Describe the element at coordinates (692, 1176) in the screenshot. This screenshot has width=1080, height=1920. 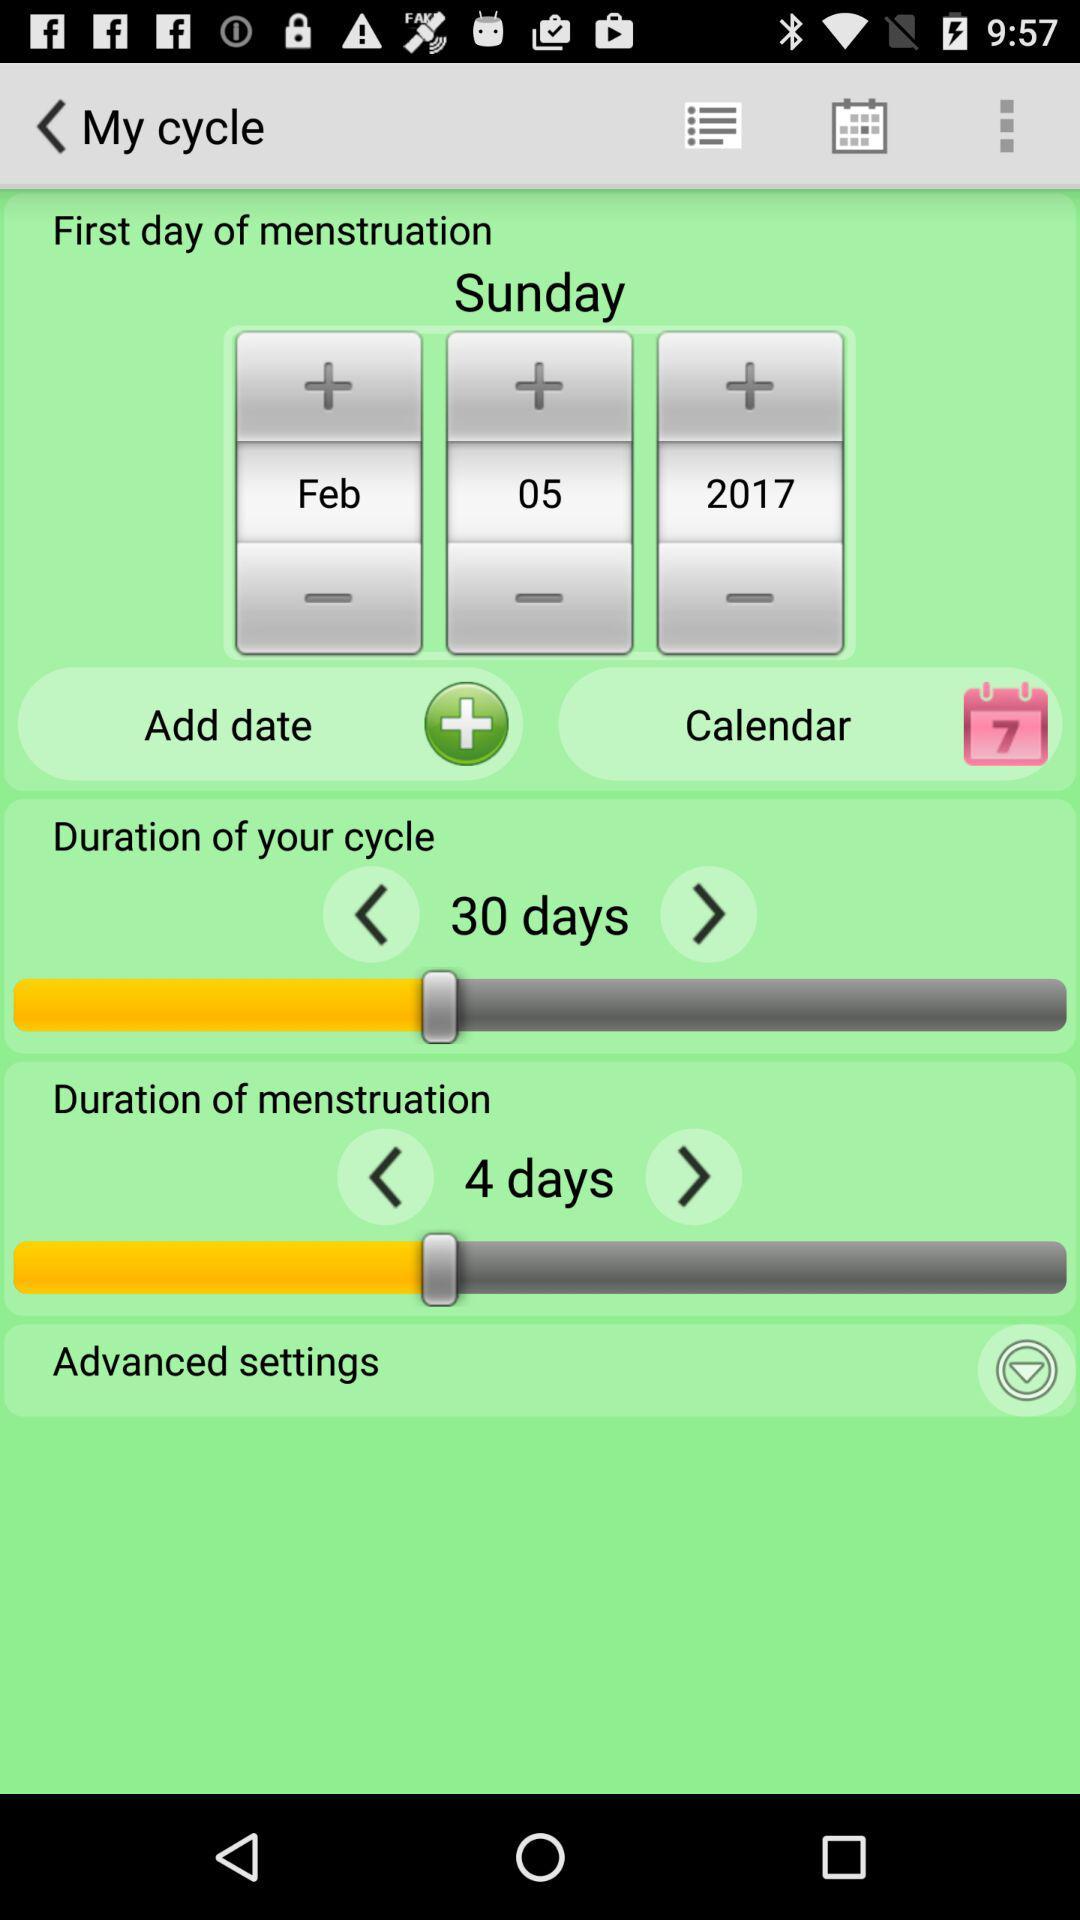
I see `next` at that location.